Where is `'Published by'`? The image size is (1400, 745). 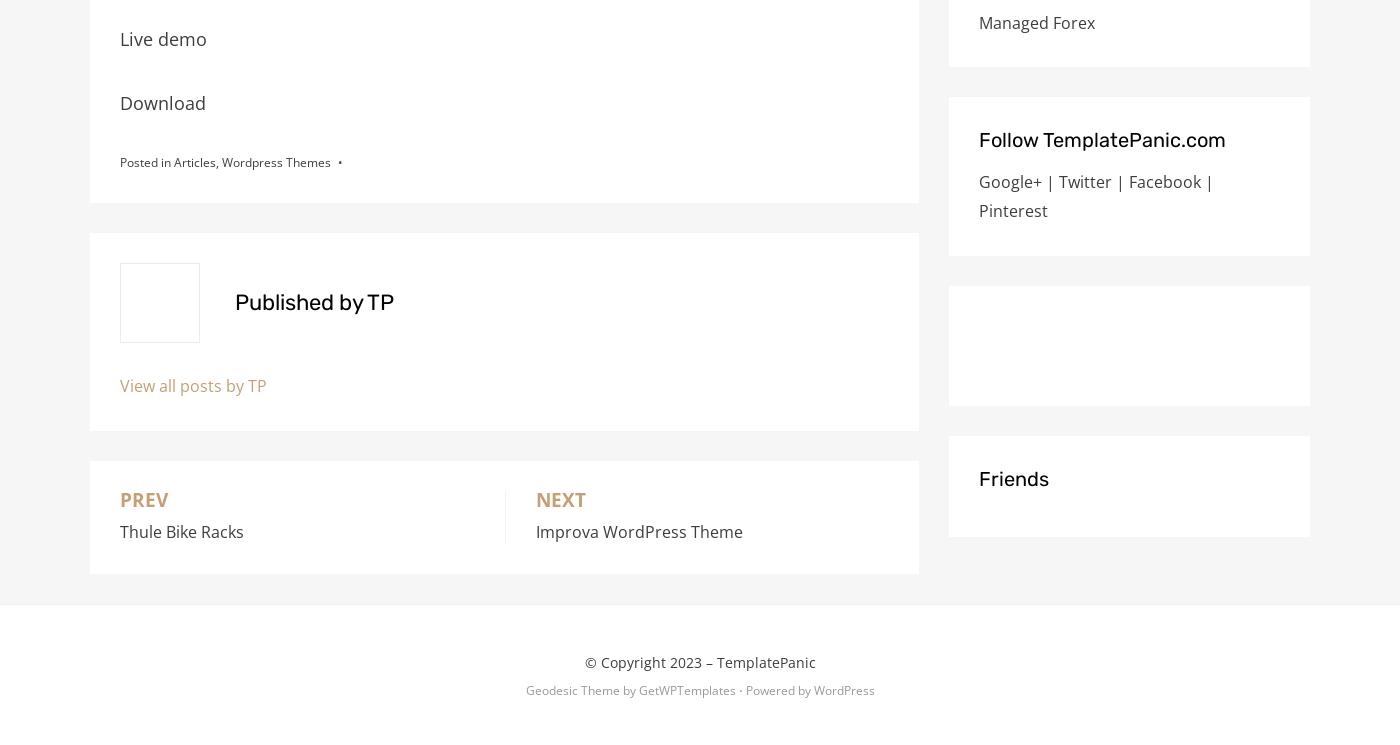 'Published by' is located at coordinates (234, 302).